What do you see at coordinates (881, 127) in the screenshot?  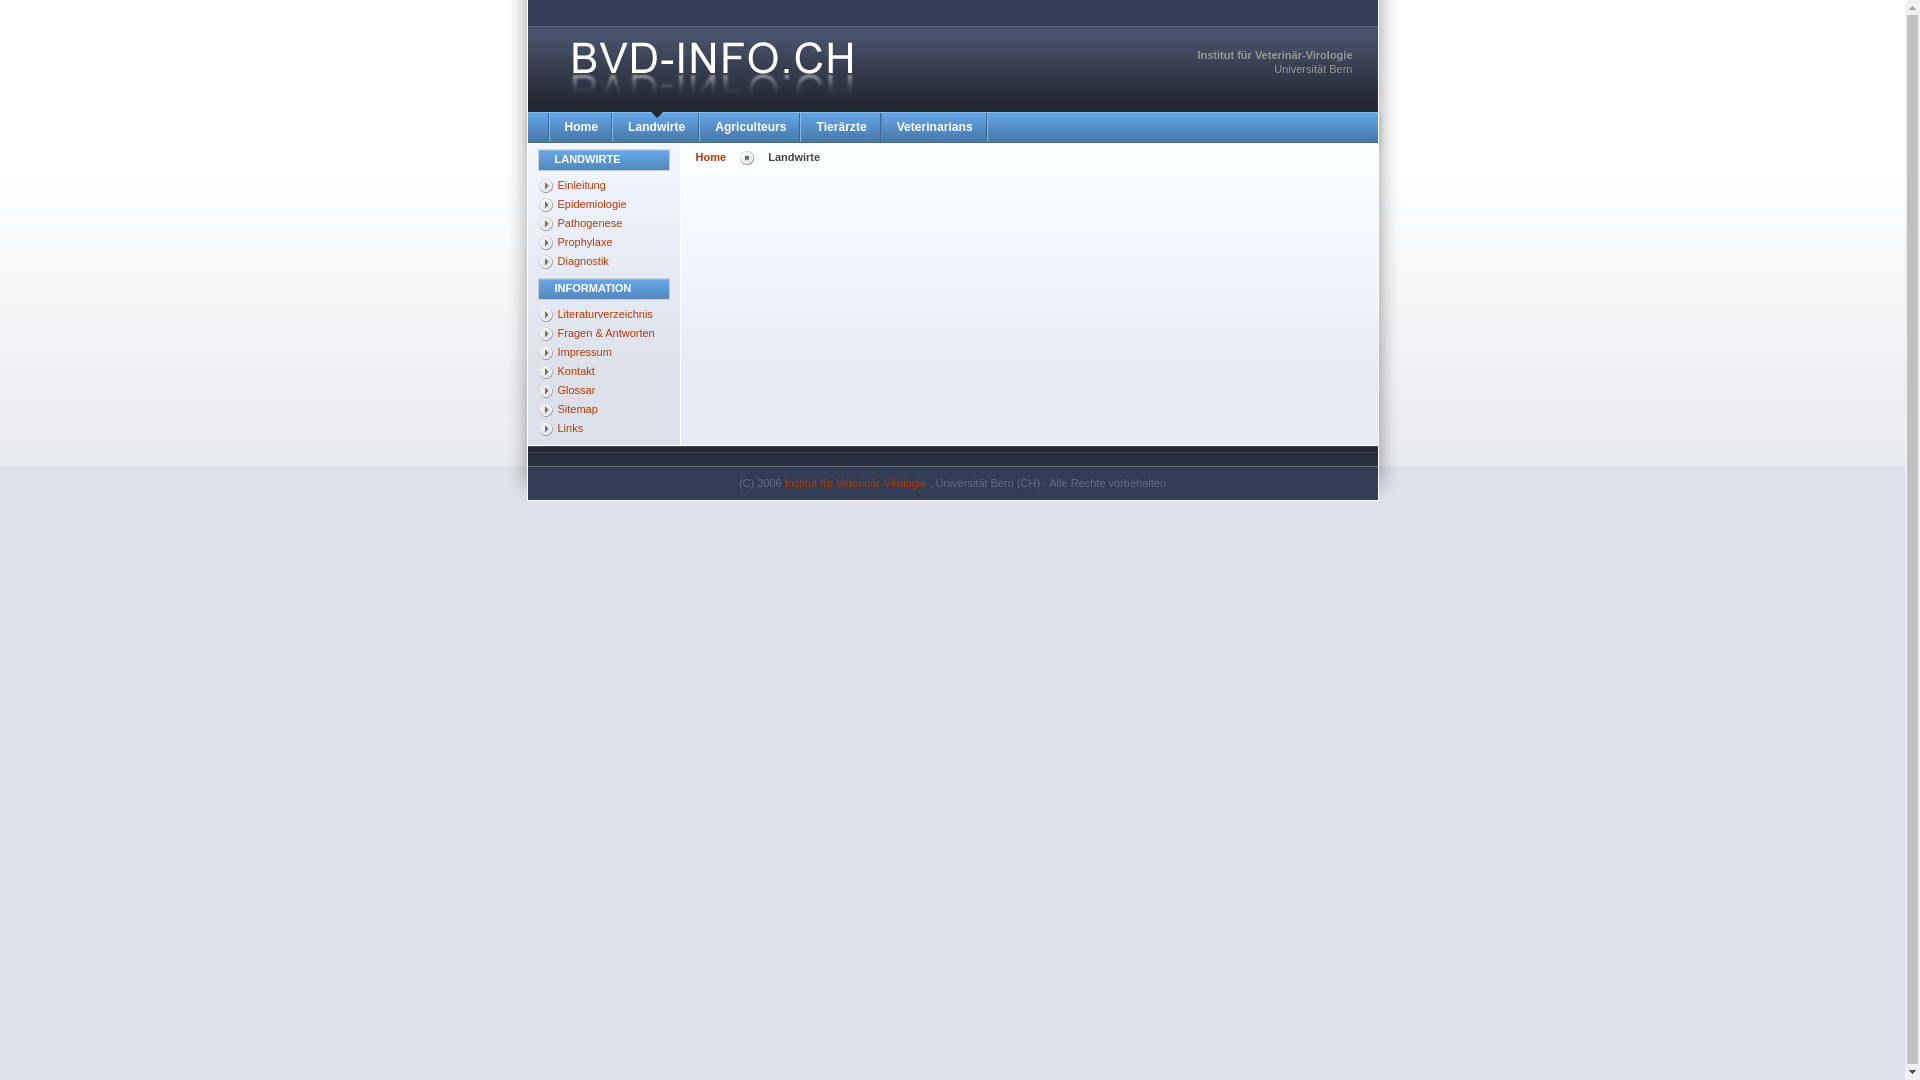 I see `'Veterinarians'` at bounding box center [881, 127].